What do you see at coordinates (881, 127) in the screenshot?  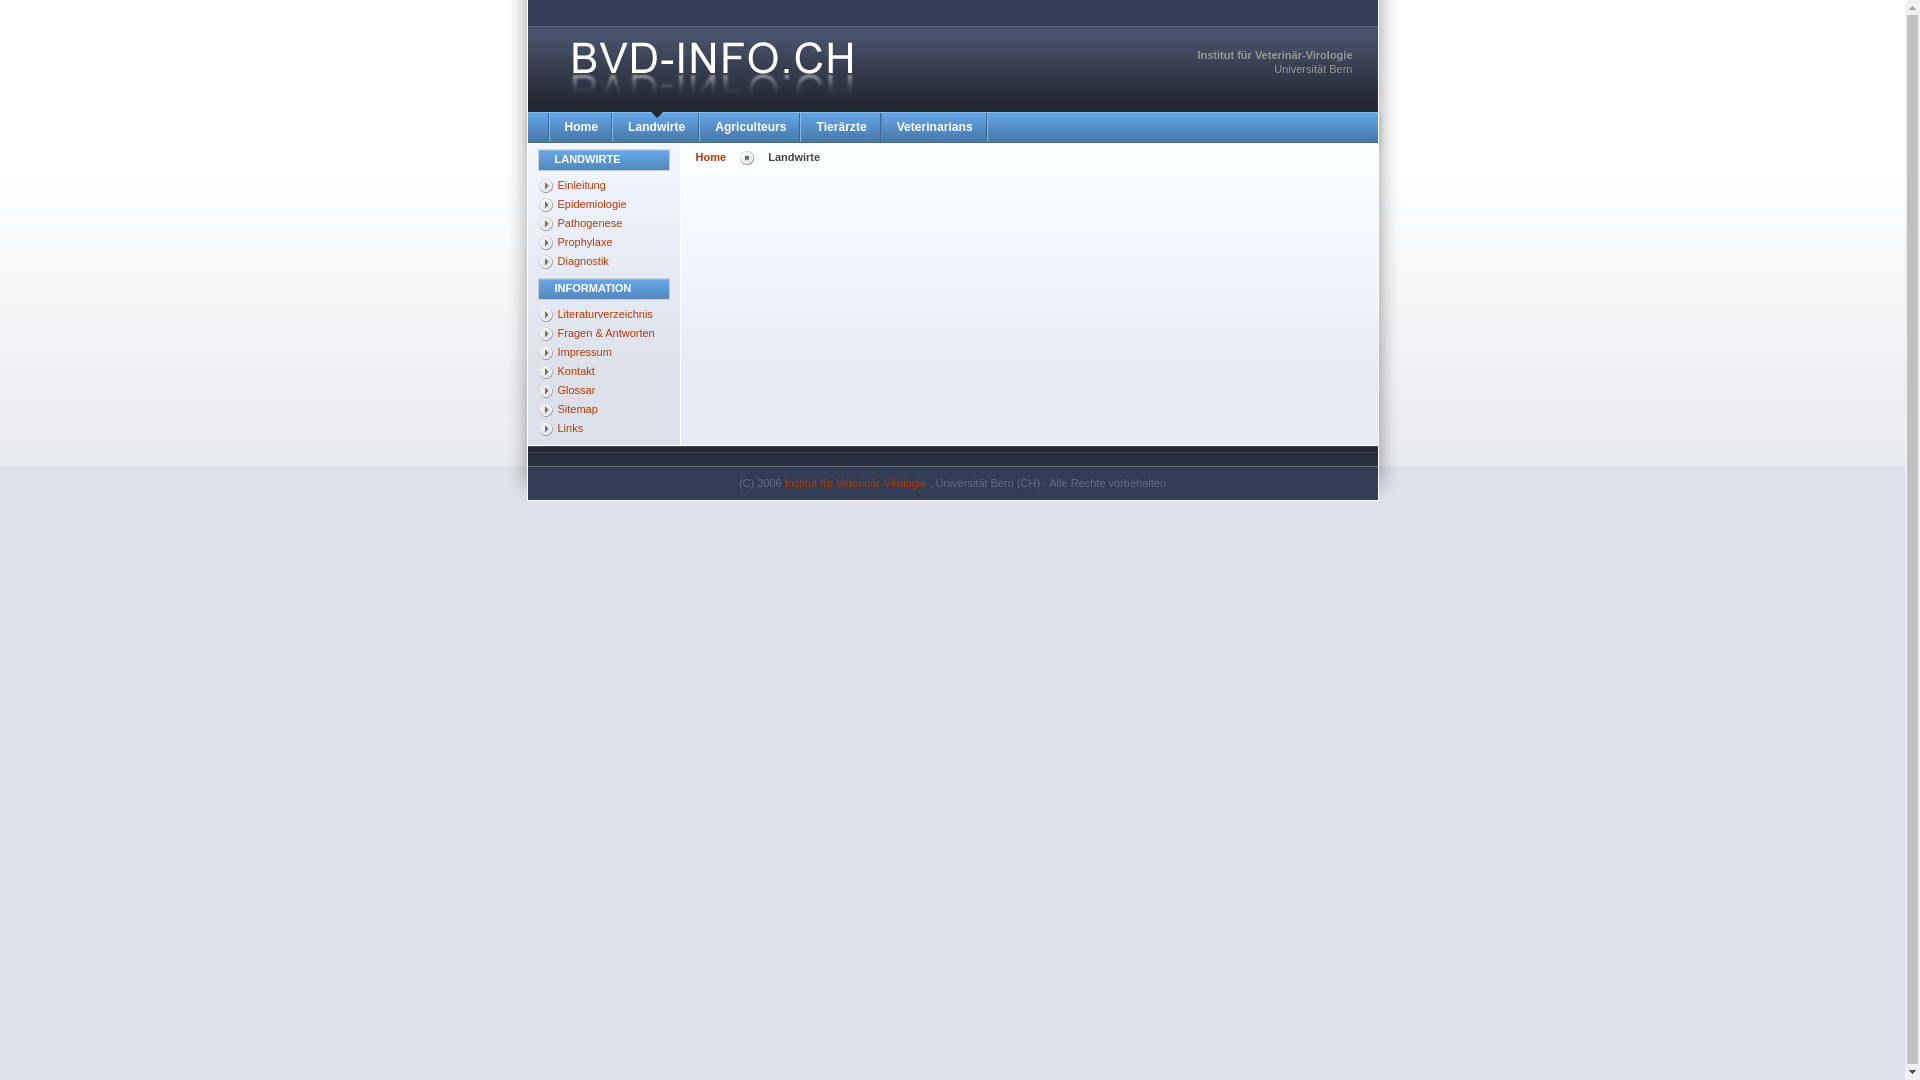 I see `'Veterinarians'` at bounding box center [881, 127].